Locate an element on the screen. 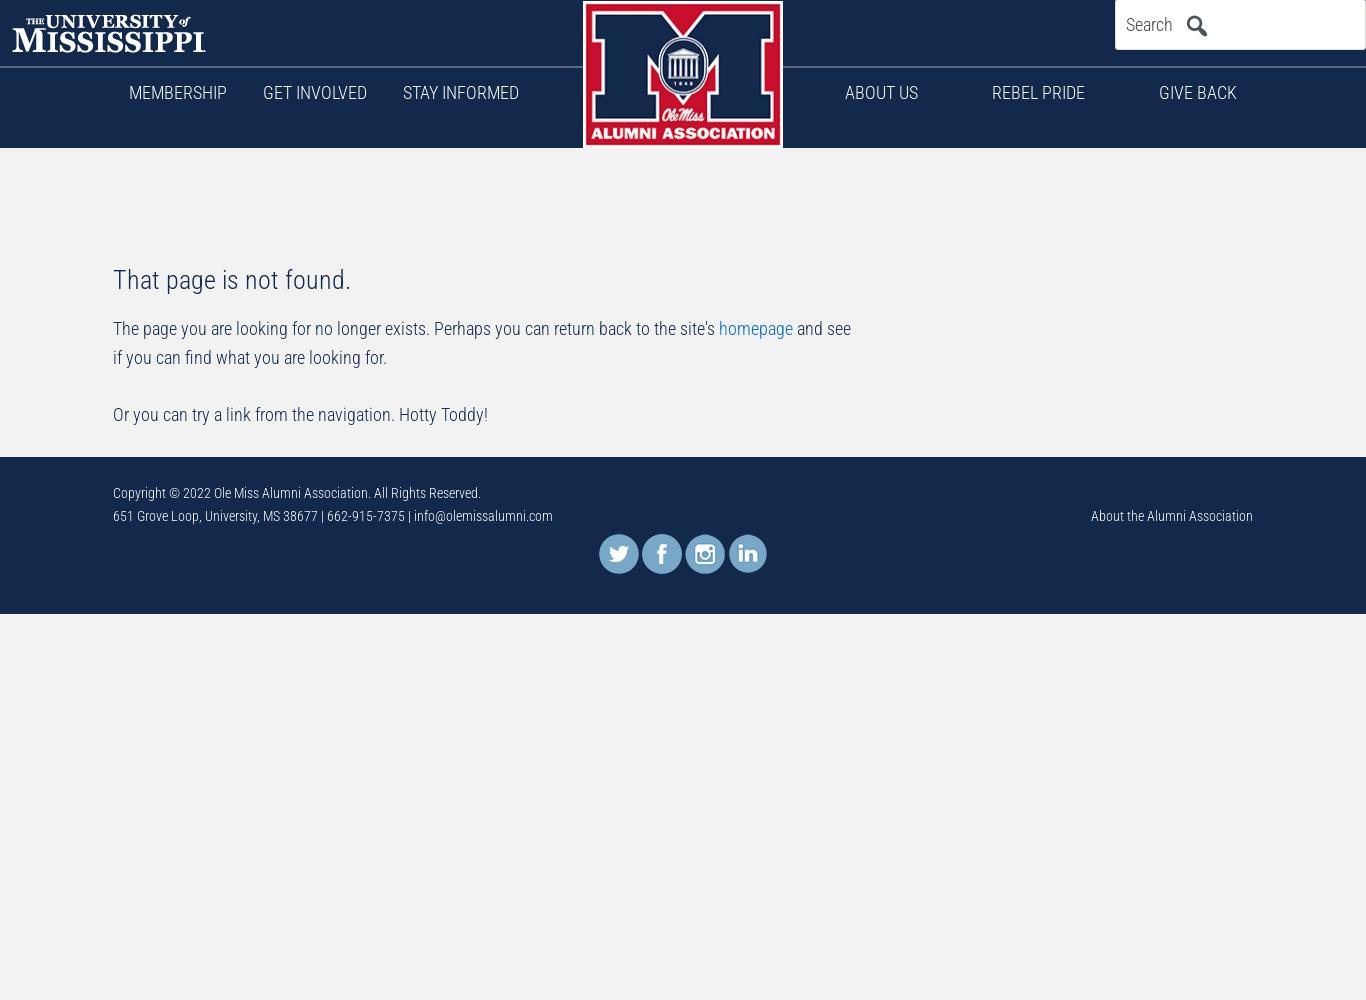  'Copyright © 2022 Ole Miss Alumni Association. All Rights Reserved.' is located at coordinates (296, 492).